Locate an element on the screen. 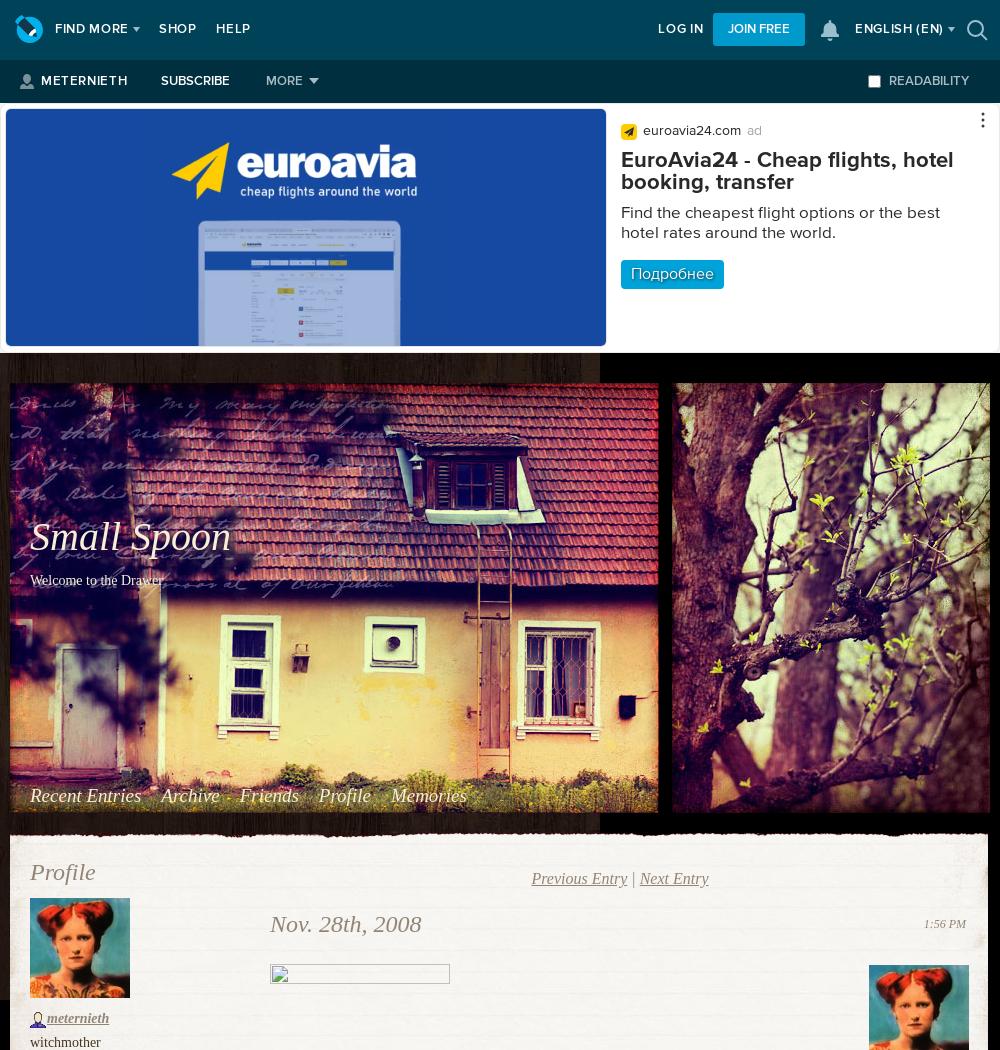 This screenshot has width=1000, height=1050. 'English' is located at coordinates (854, 29).